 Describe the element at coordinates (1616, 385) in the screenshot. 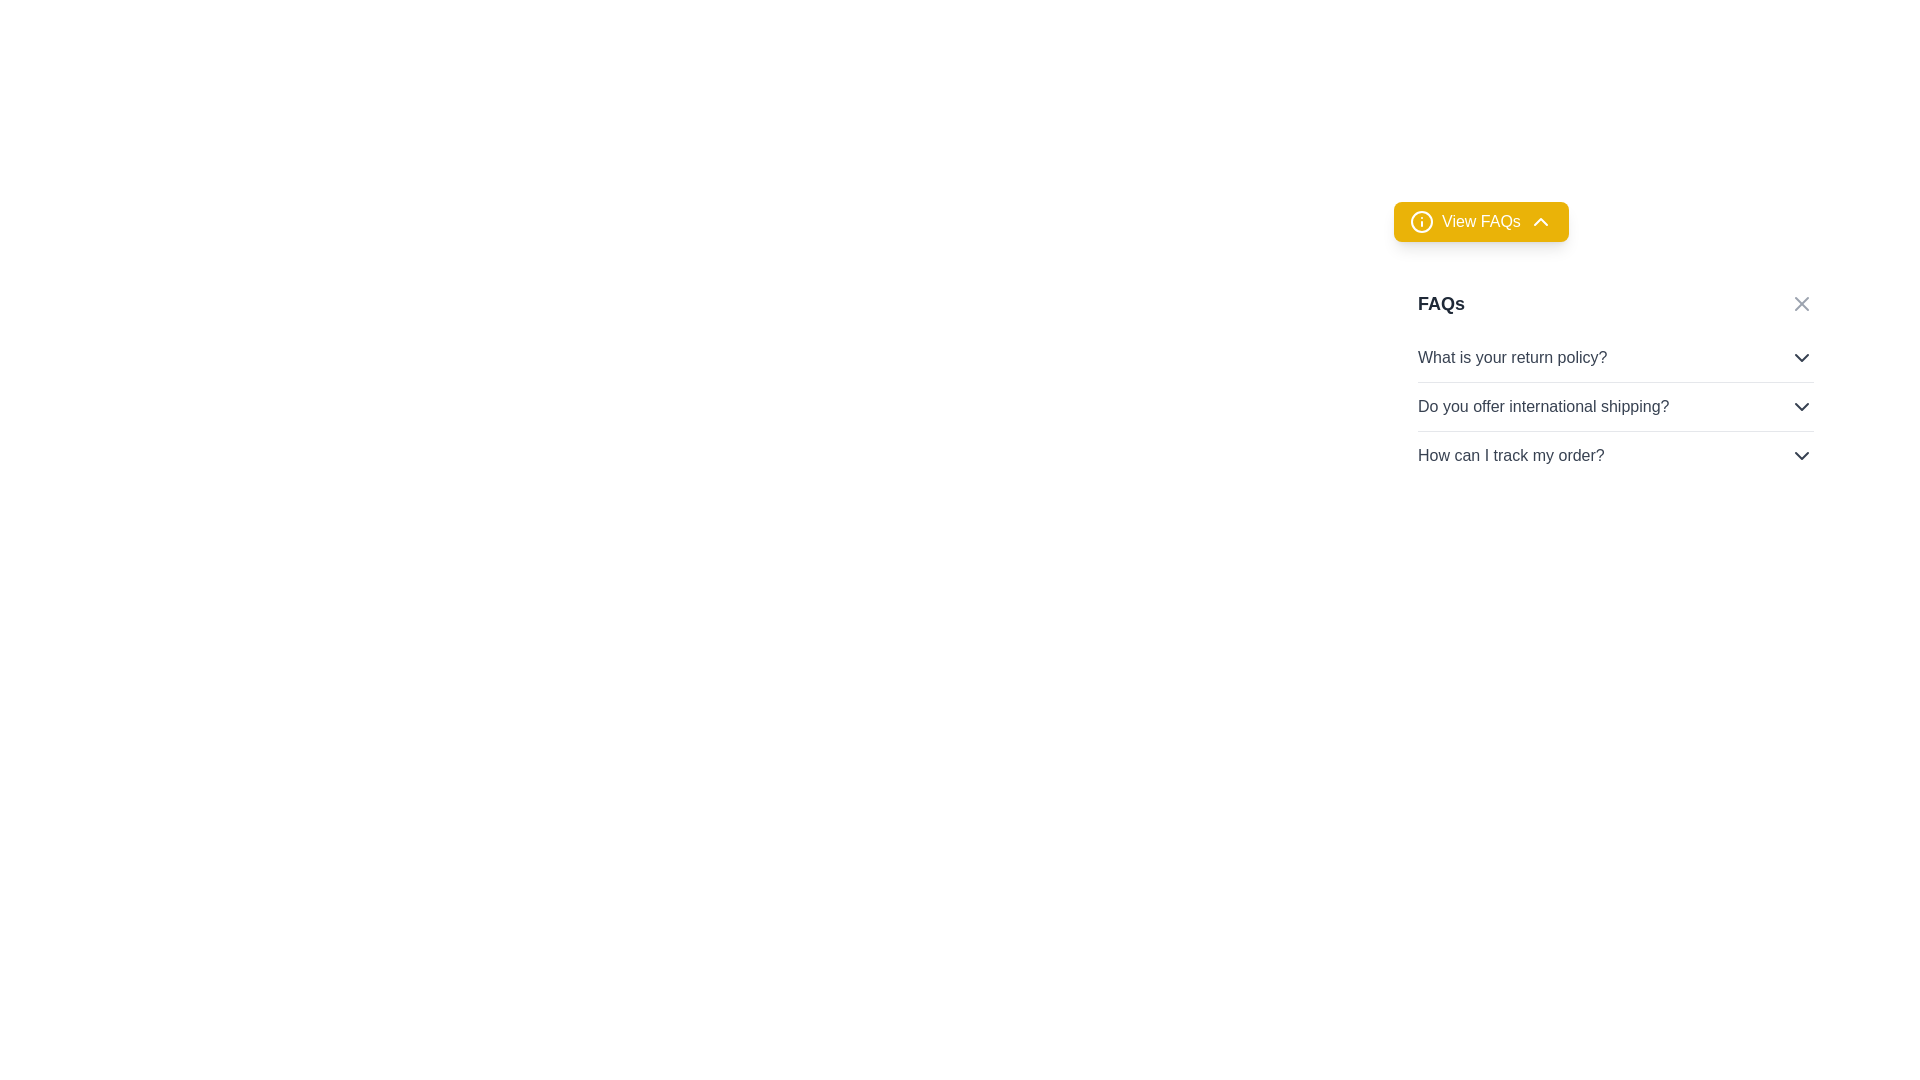

I see `the second Expandable FAQ item in the dropdown menu, which is located under 'What is your return policy?' and above 'How can I track my order?'` at that location.